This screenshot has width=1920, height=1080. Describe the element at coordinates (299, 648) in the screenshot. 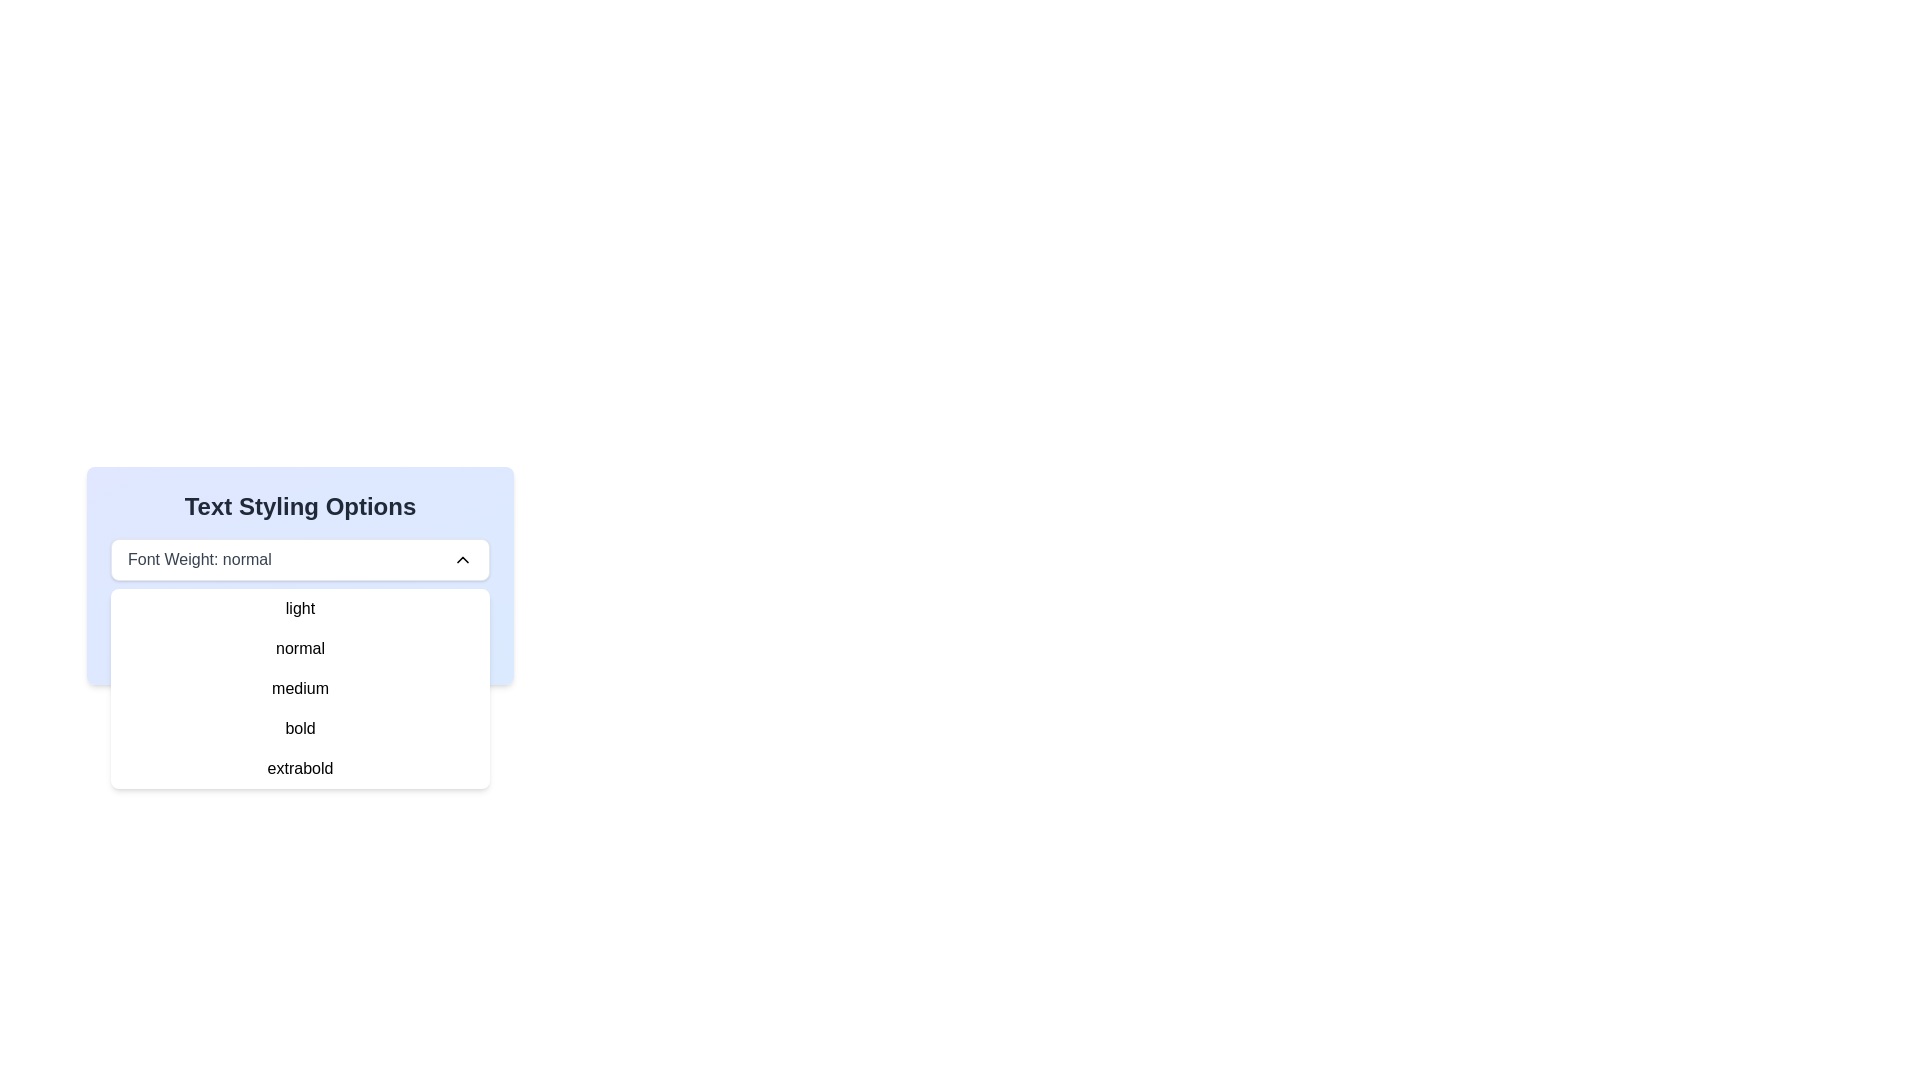

I see `the 'normal' text item in the dropdown options menu` at that location.